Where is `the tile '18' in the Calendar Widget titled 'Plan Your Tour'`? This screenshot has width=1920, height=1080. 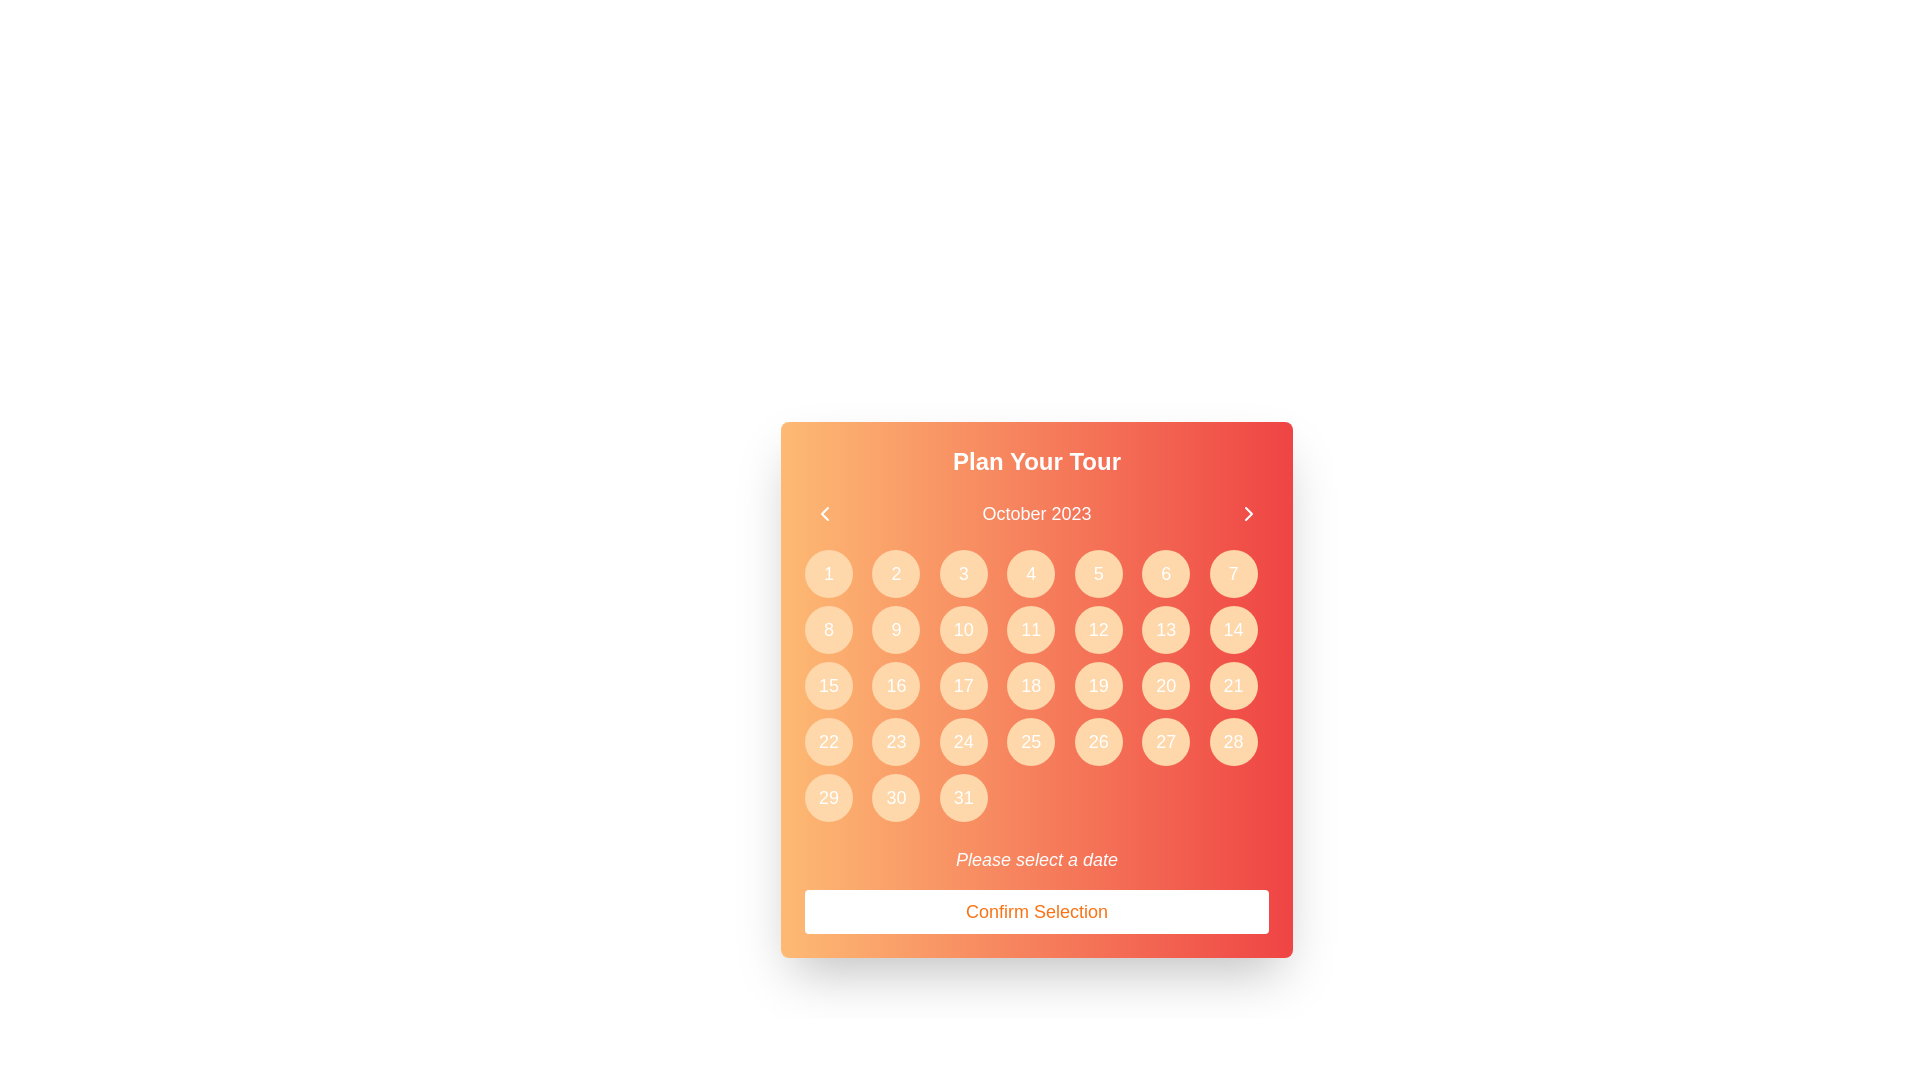 the tile '18' in the Calendar Widget titled 'Plan Your Tour' is located at coordinates (1036, 689).